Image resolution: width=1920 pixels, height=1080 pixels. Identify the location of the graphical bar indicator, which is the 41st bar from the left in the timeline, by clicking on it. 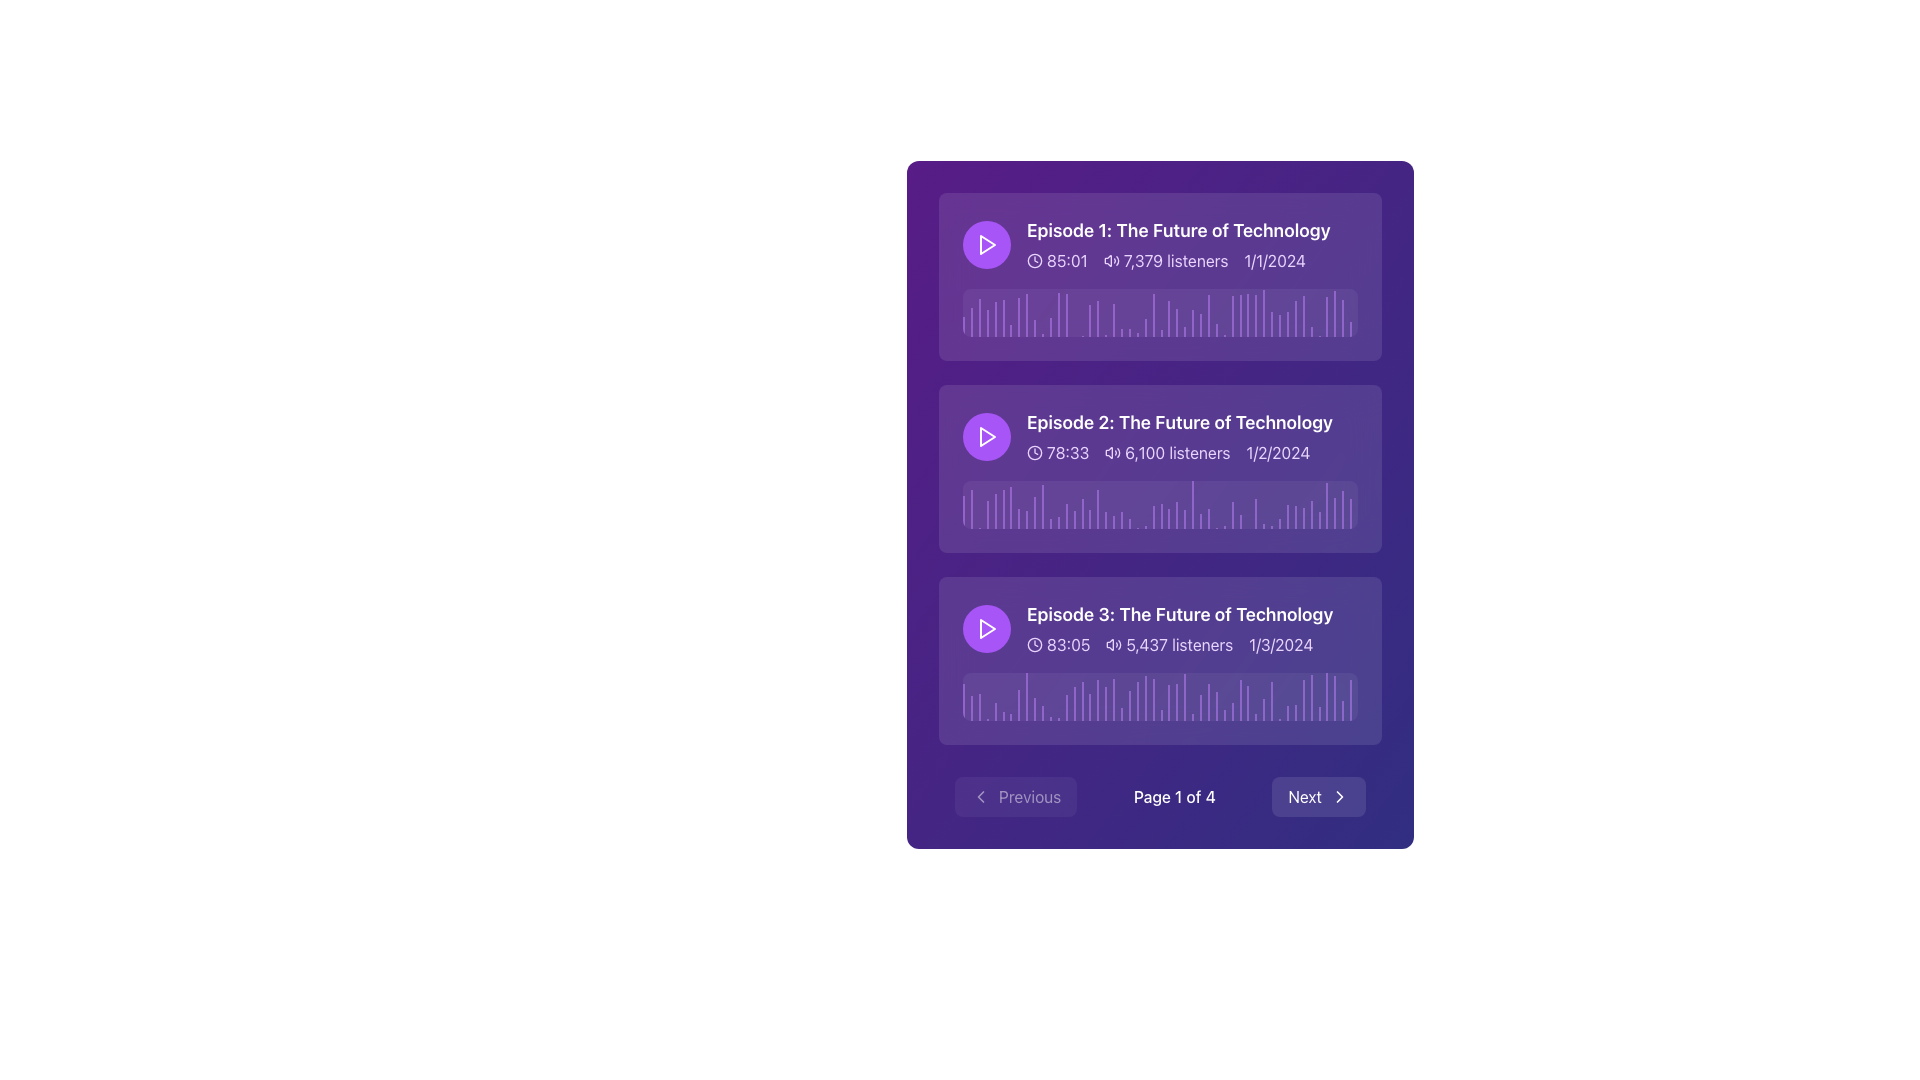
(1287, 712).